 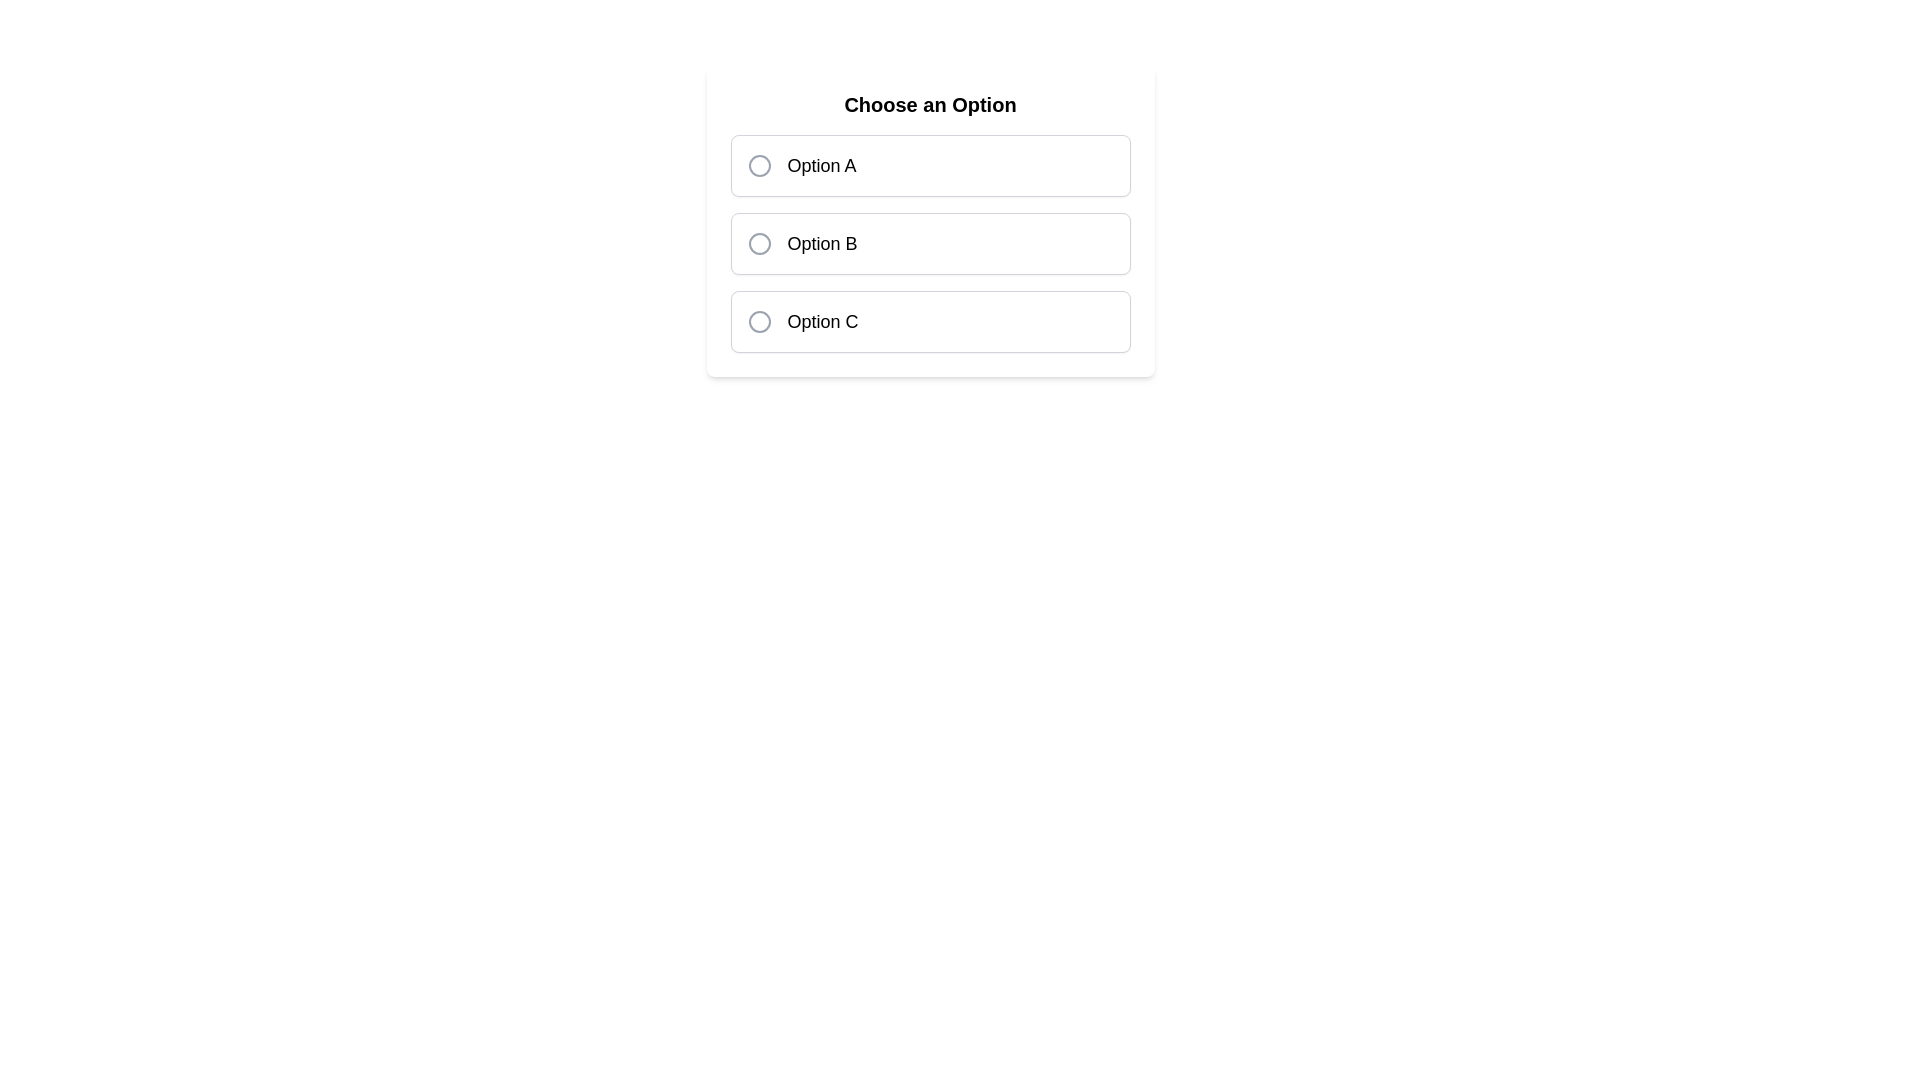 I want to click on the text label displaying 'Option B', which is styled with medium font size and standard weight, positioned as the second option in a selection group on a form interface, so click(x=822, y=242).